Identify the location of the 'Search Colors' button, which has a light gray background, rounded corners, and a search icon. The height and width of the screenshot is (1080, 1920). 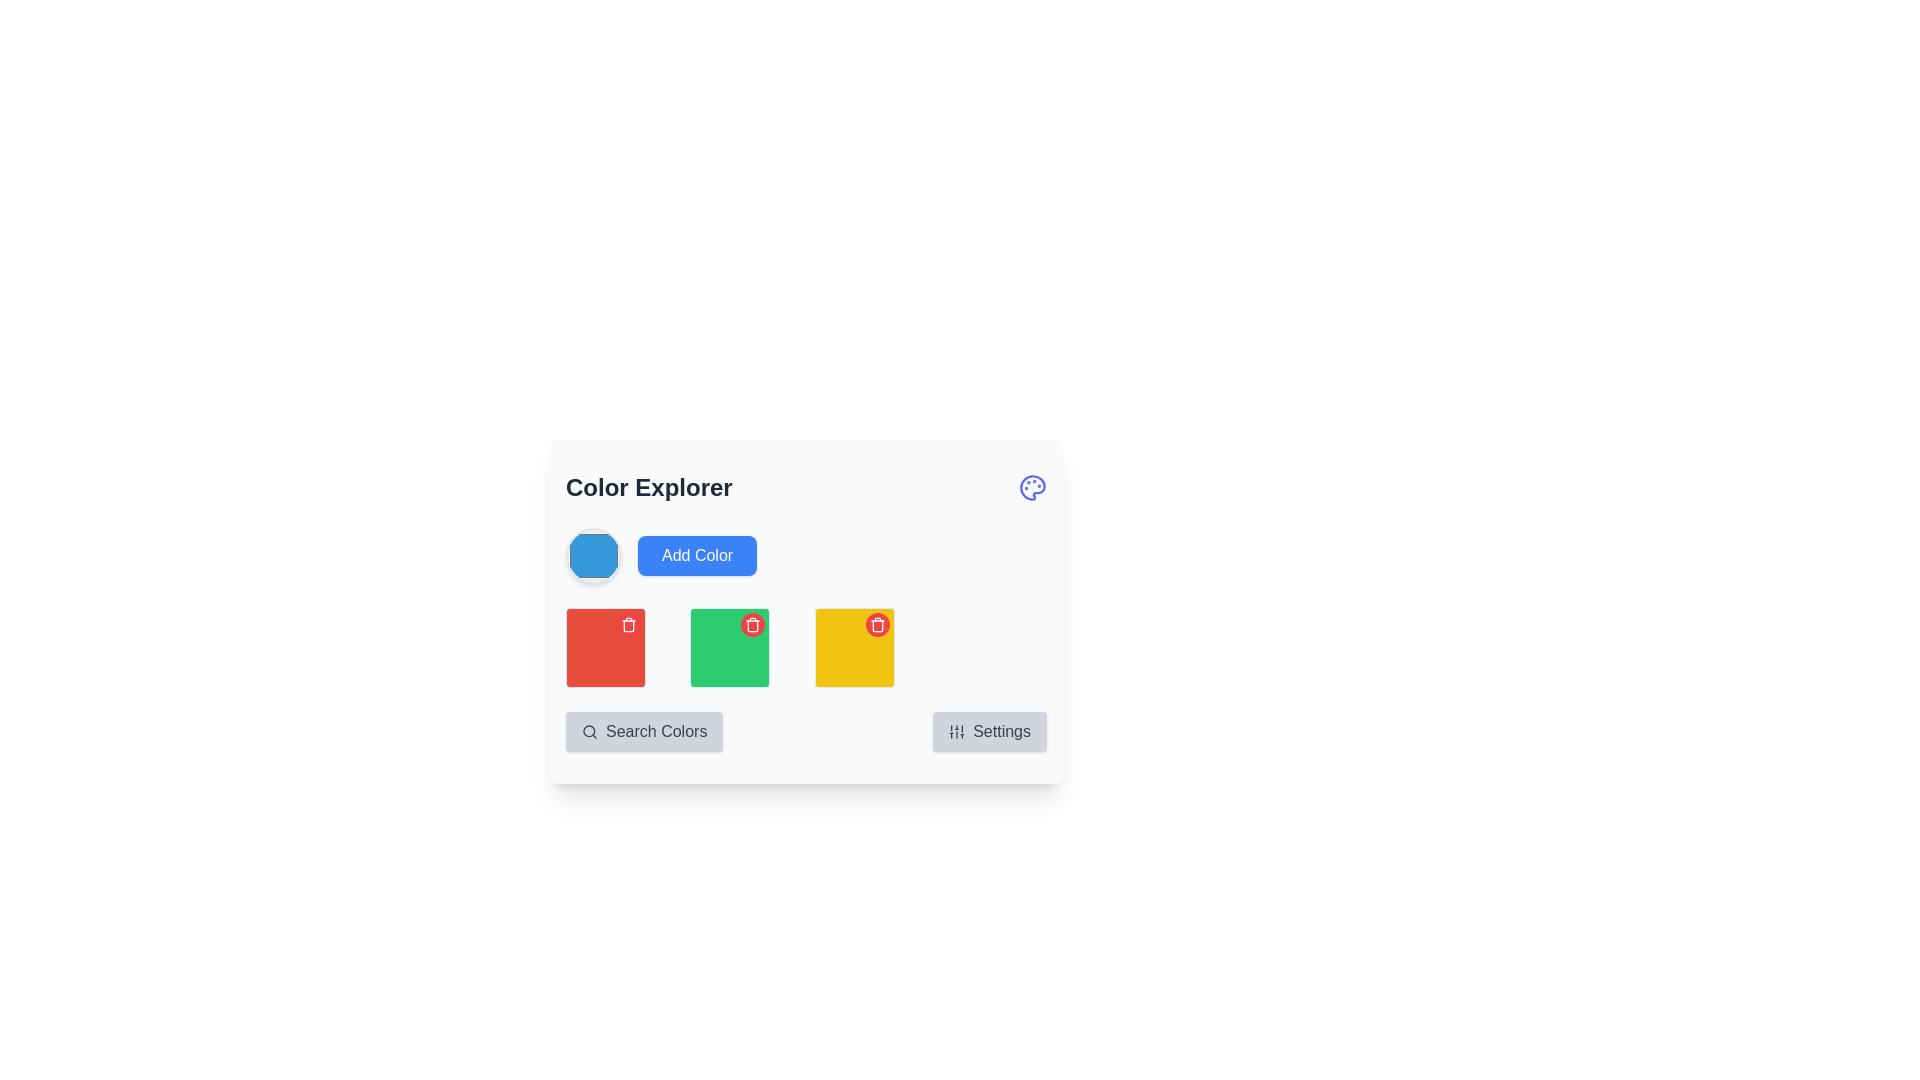
(644, 732).